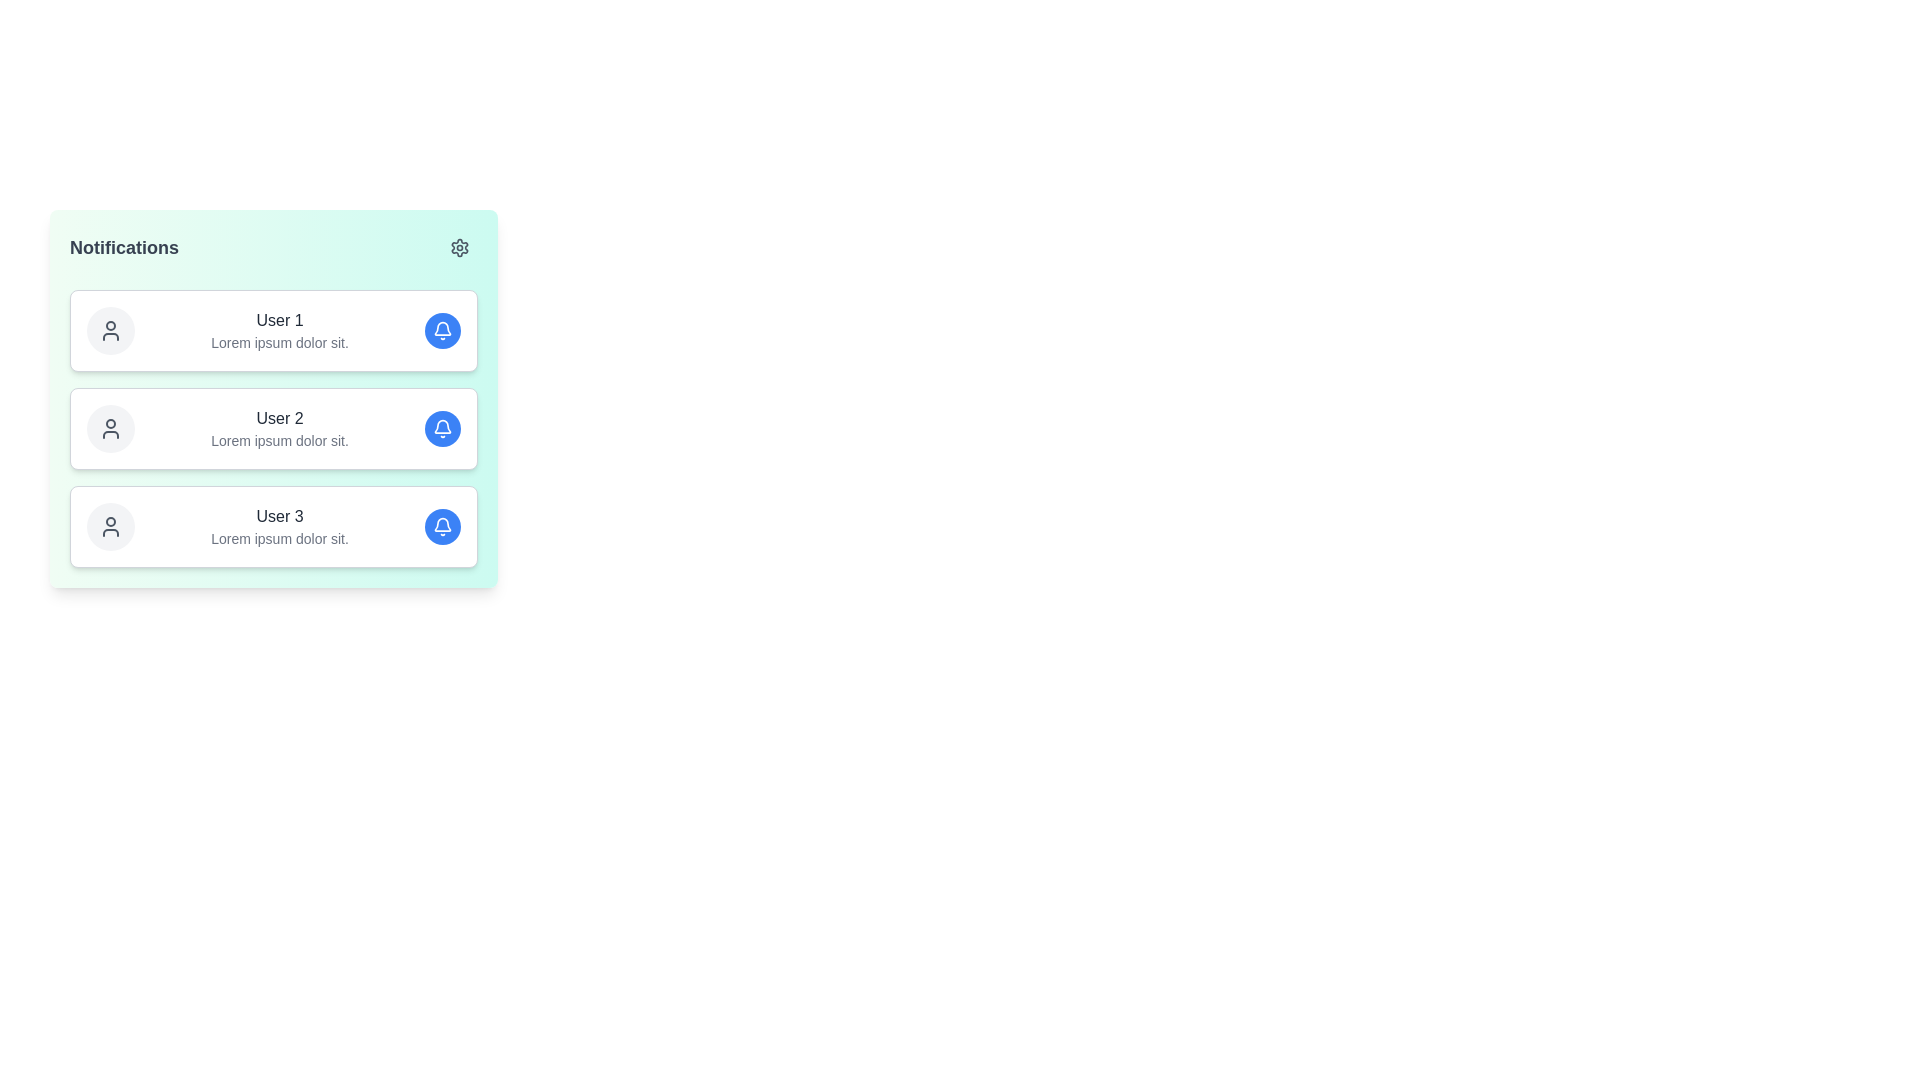 Image resolution: width=1920 pixels, height=1080 pixels. What do you see at coordinates (441, 523) in the screenshot?
I see `the icon button for notifications located at the extreme right of the notification card for 'User 3'` at bounding box center [441, 523].